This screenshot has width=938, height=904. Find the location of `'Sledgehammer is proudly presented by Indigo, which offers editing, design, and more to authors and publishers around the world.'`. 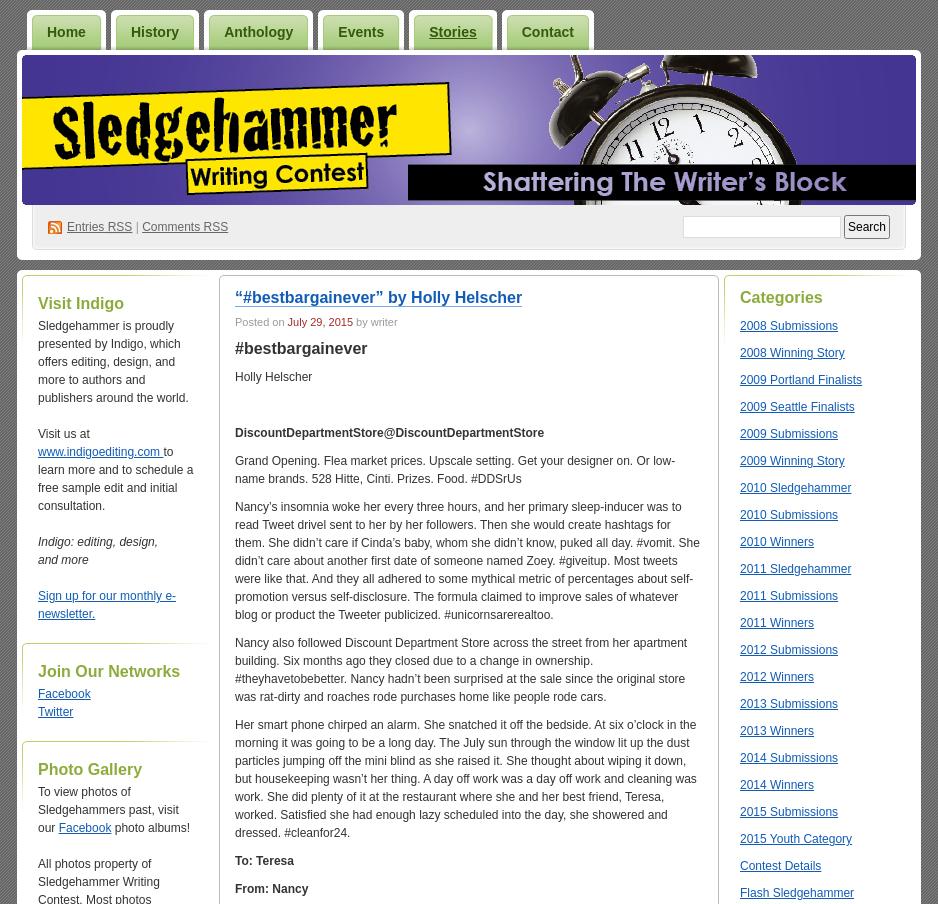

'Sledgehammer is proudly presented by Indigo, which offers editing, design, and more to authors and publishers around the world.' is located at coordinates (112, 360).